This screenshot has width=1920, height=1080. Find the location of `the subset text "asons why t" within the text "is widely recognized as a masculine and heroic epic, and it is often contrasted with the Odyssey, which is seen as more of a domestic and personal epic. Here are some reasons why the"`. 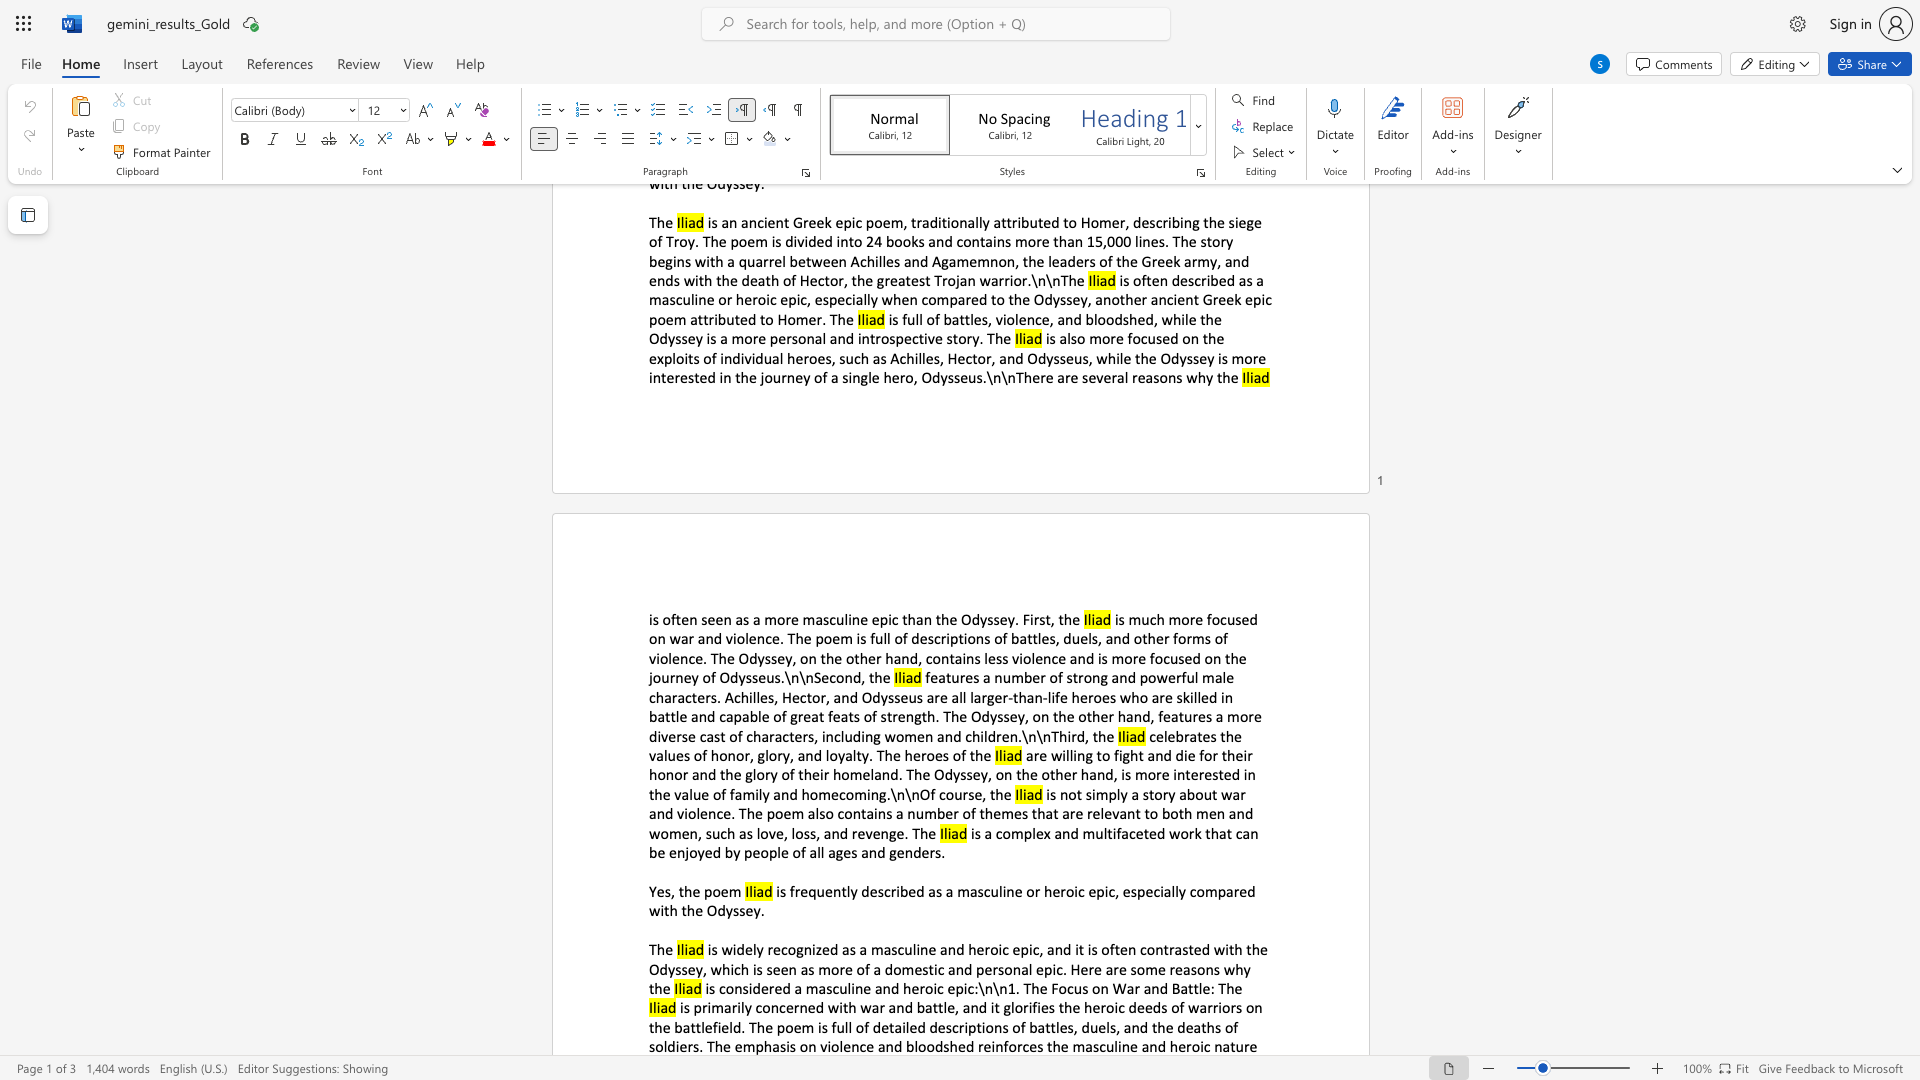

the subset text "asons why t" within the text "is widely recognized as a masculine and heroic epic, and it is often contrasted with the Odyssey, which is seen as more of a domestic and personal epic. Here are some reasons why the" is located at coordinates (1183, 968).